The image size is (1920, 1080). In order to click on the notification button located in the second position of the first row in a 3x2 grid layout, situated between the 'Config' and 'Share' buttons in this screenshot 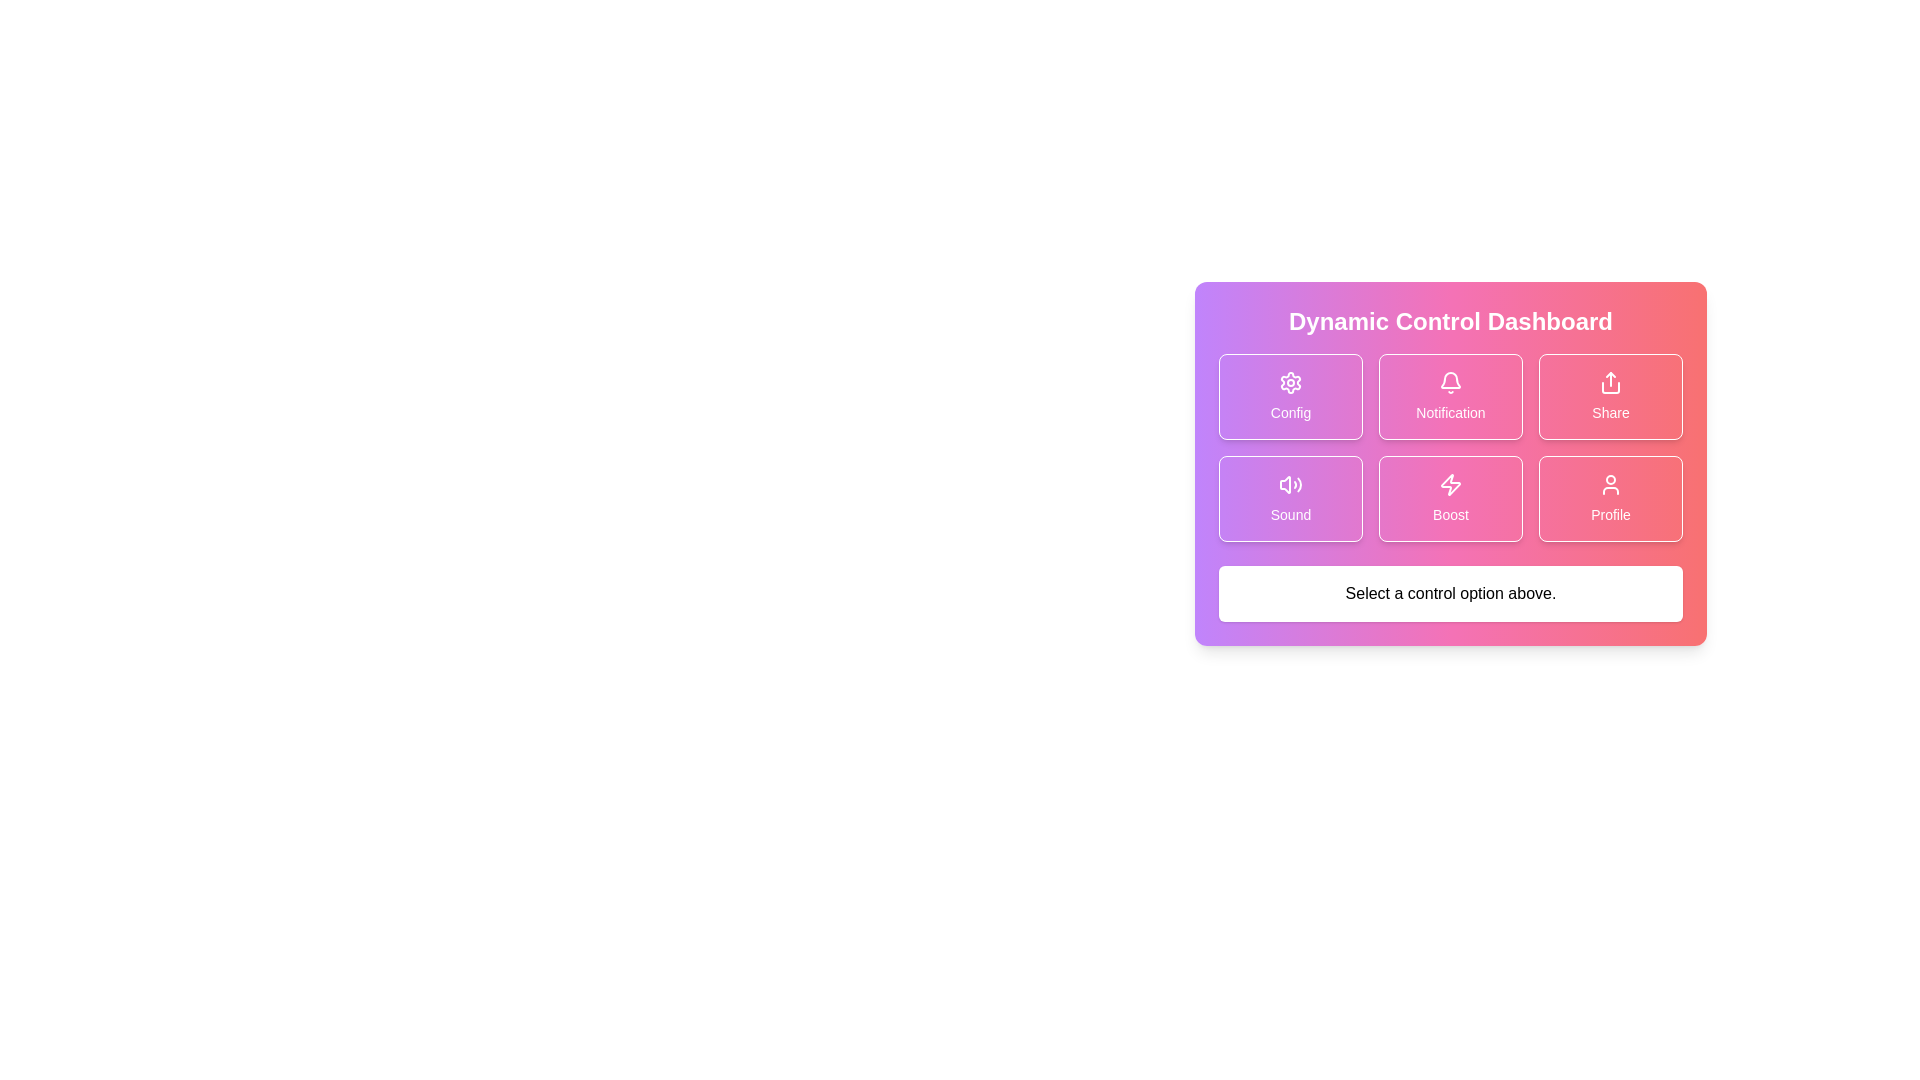, I will do `click(1450, 397)`.